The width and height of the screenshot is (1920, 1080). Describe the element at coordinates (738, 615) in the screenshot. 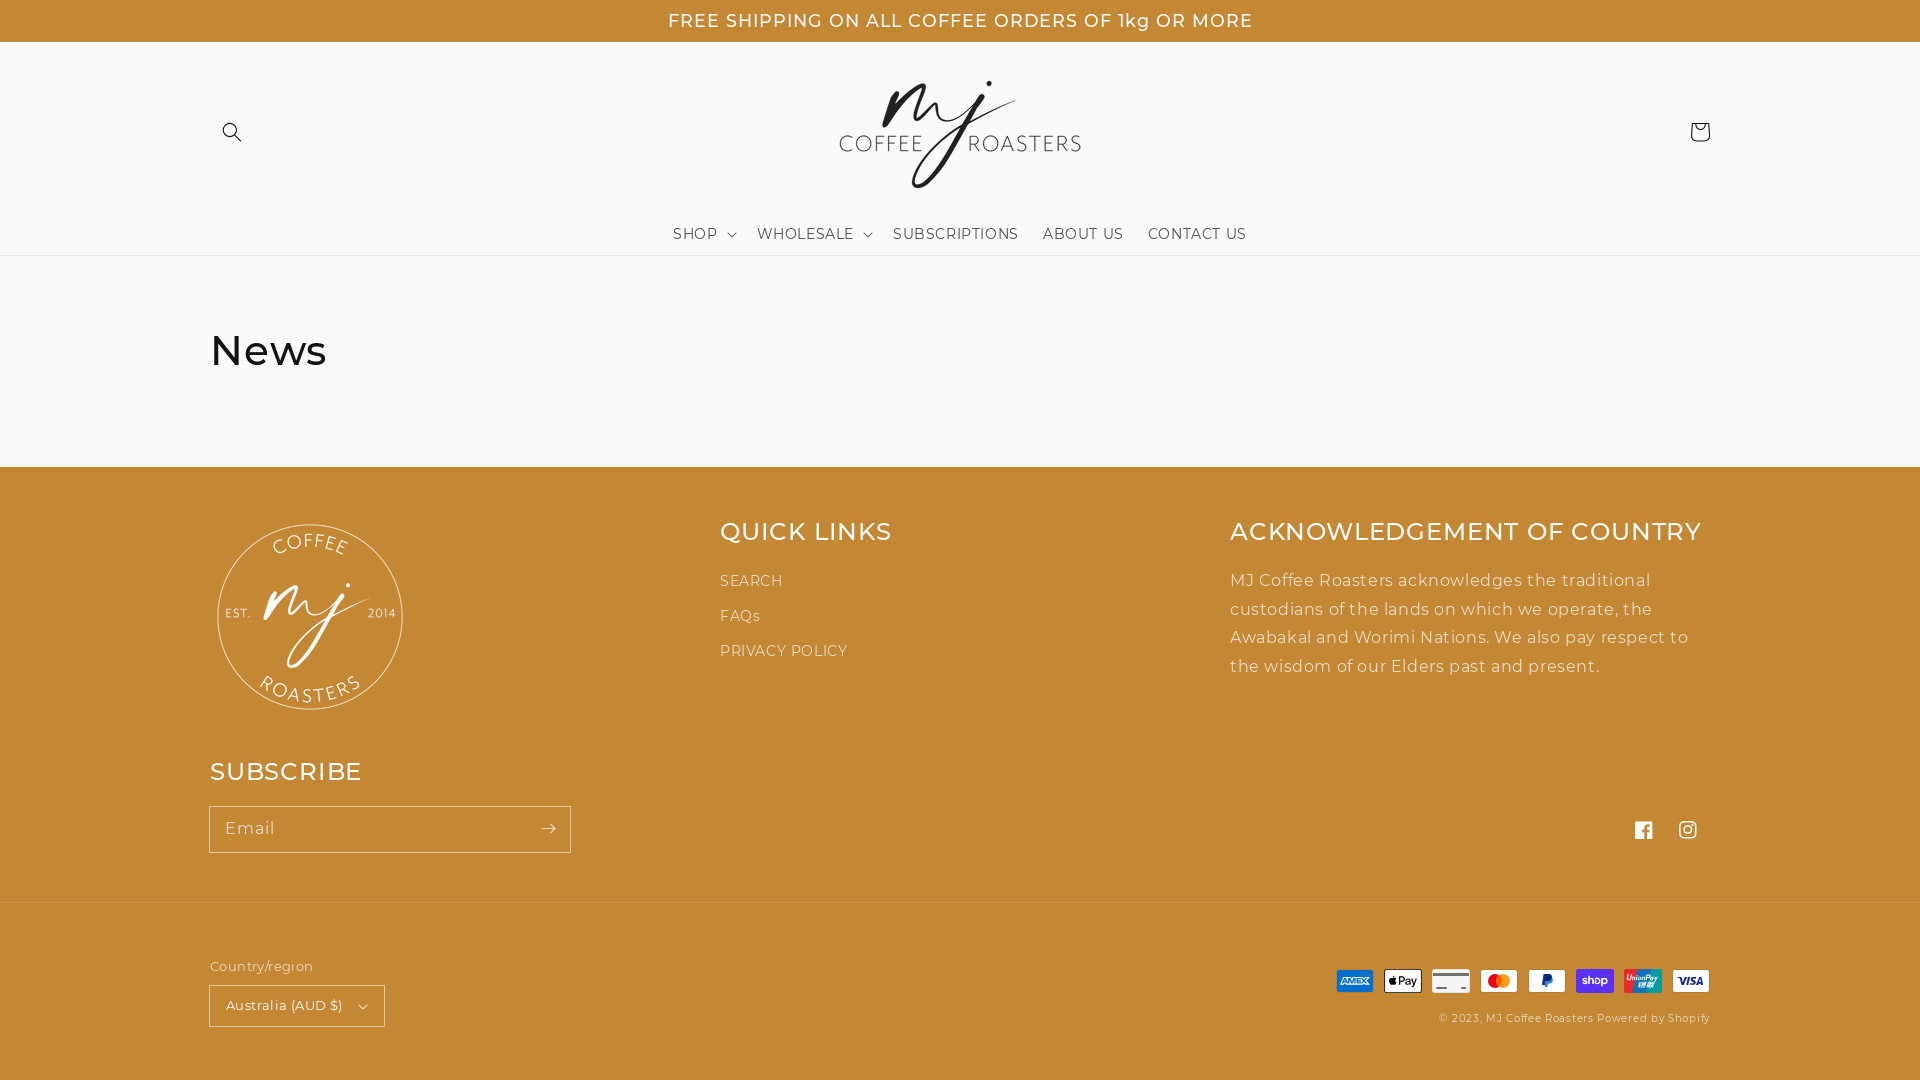

I see `'FAQs'` at that location.